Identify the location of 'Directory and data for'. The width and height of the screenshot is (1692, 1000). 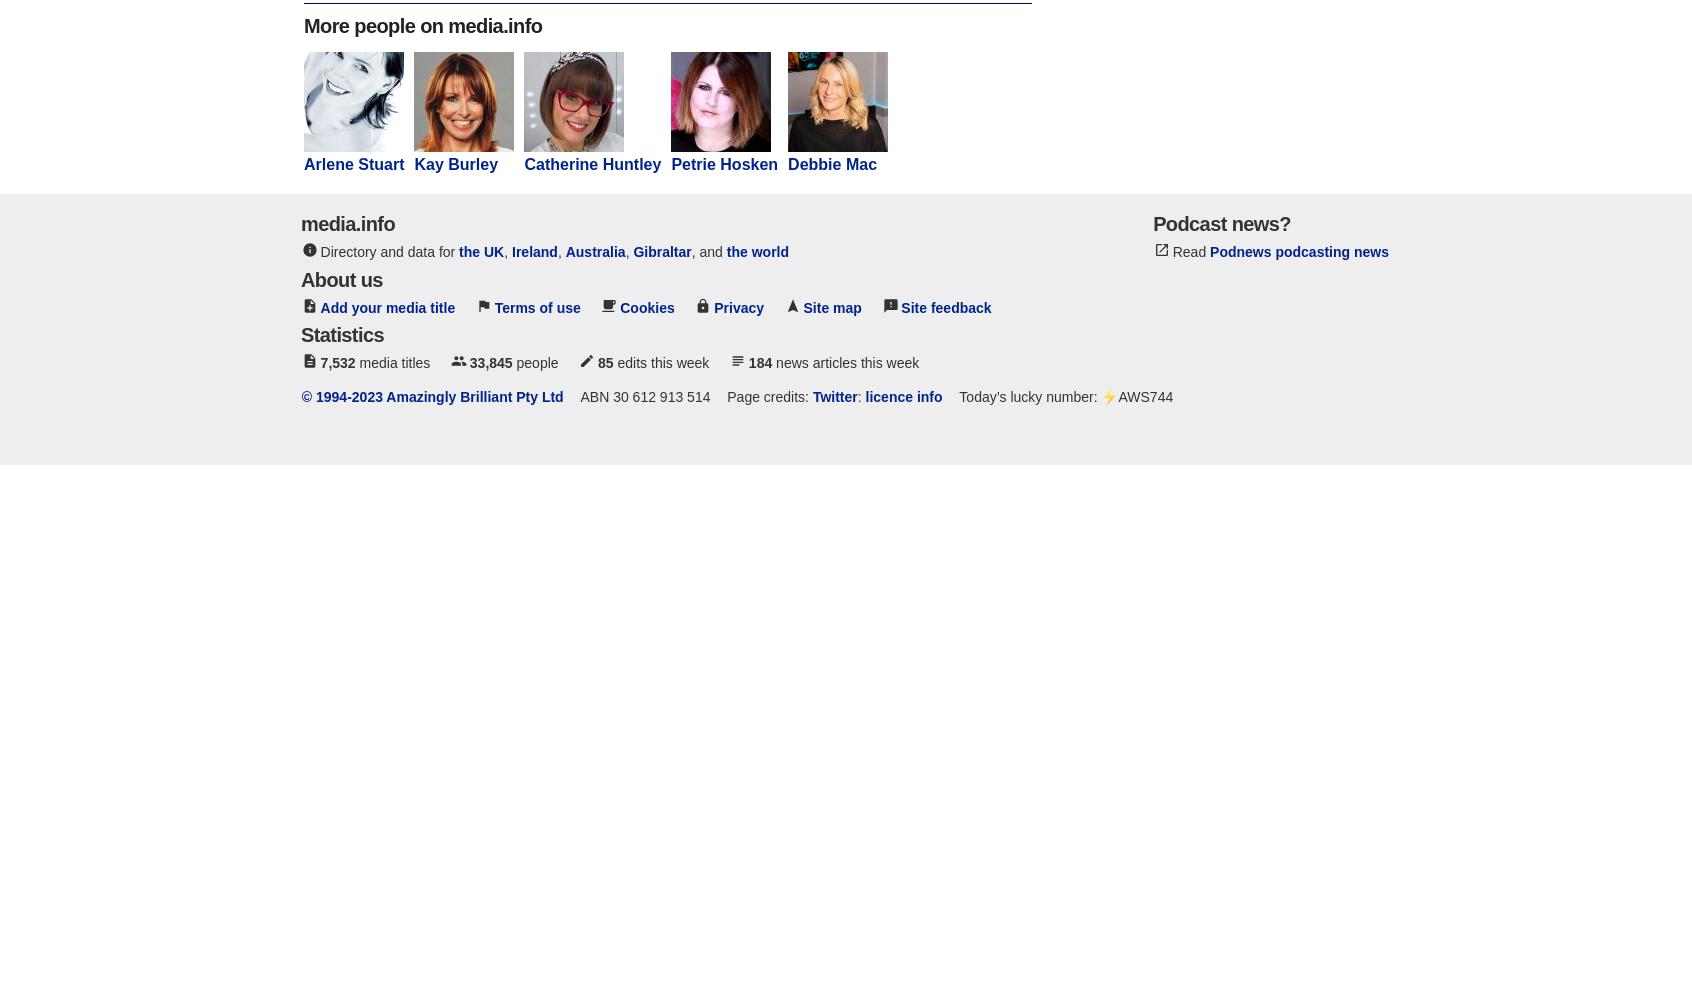
(318, 251).